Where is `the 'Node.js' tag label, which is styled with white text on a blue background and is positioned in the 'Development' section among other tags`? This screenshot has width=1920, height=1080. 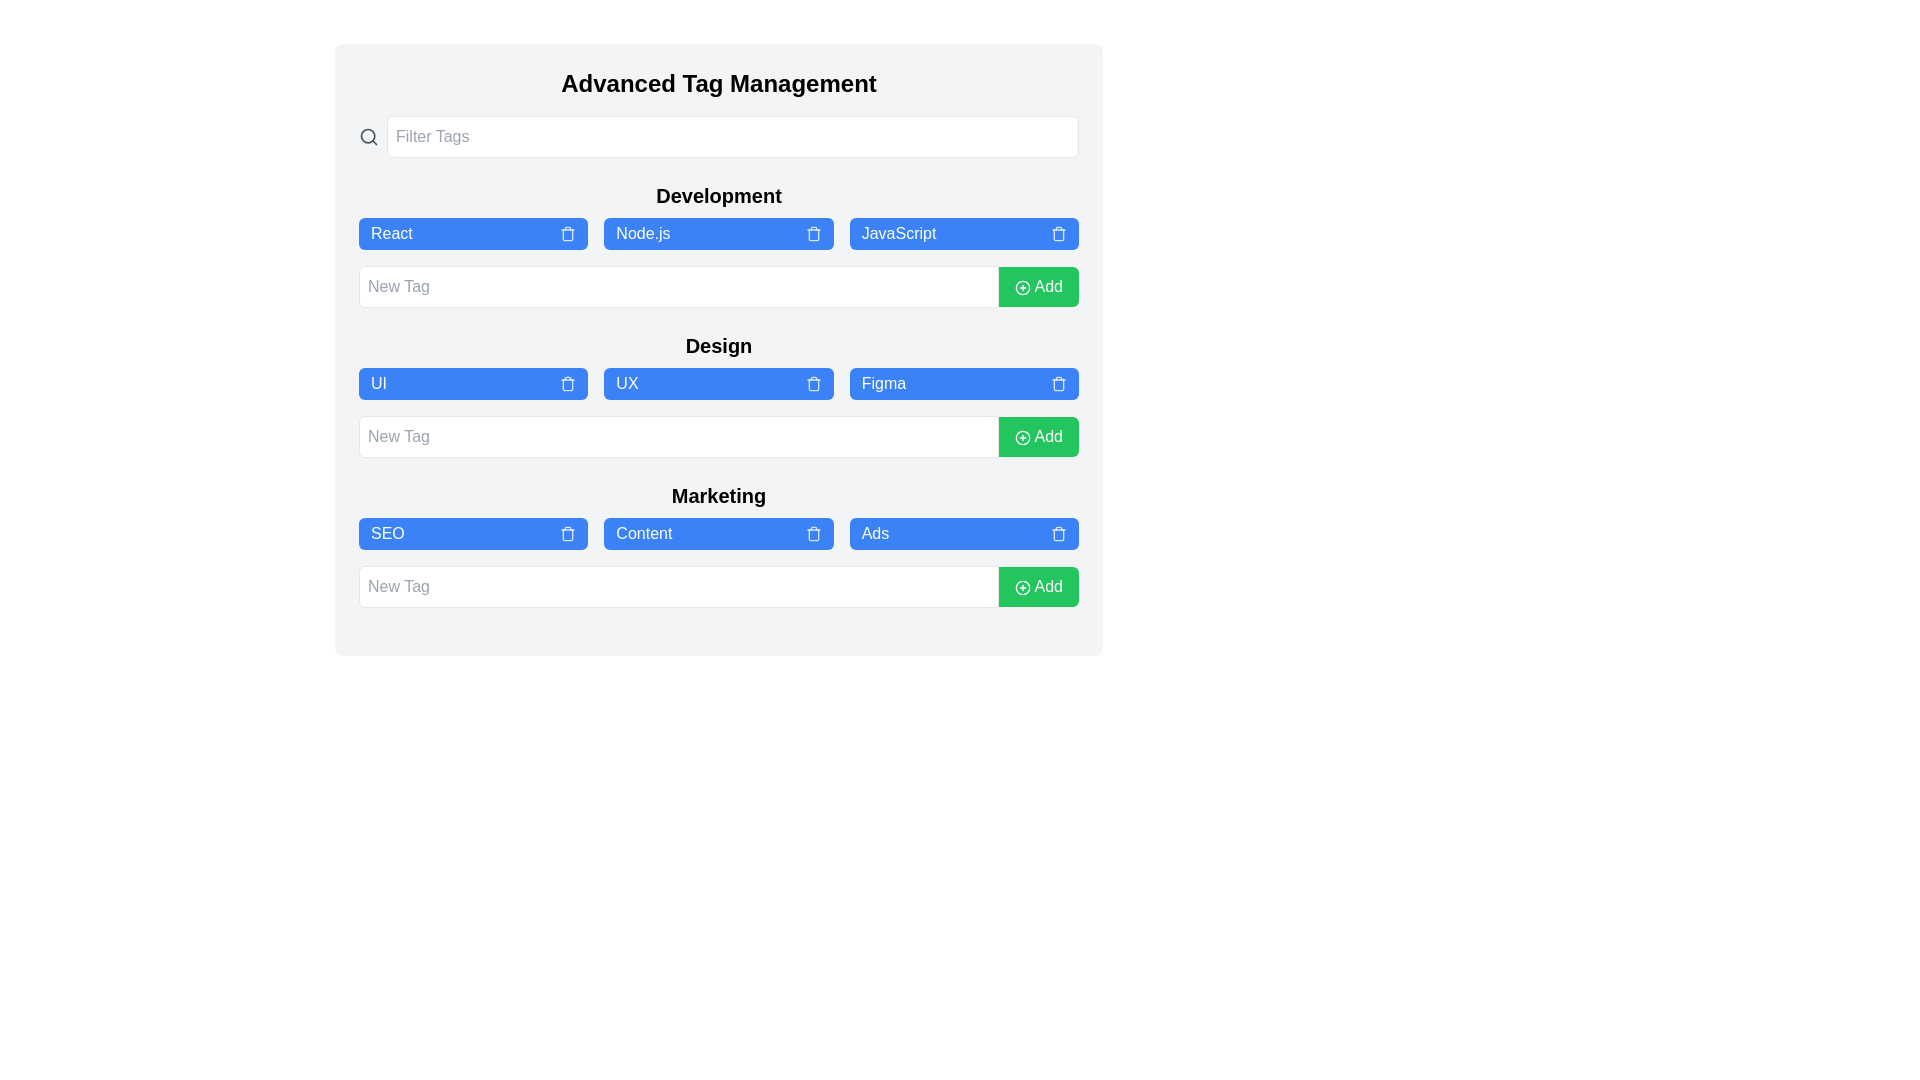 the 'Node.js' tag label, which is styled with white text on a blue background and is positioned in the 'Development' section among other tags is located at coordinates (643, 233).